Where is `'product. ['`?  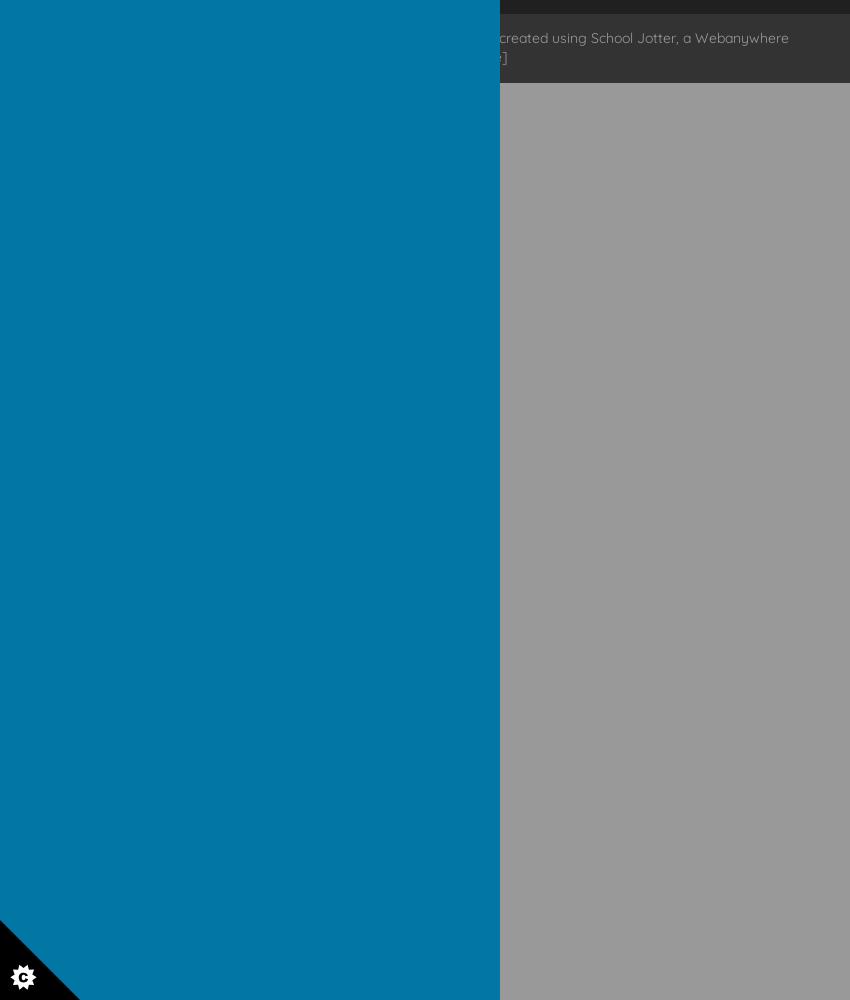
'product. [' is located at coordinates (371, 57).